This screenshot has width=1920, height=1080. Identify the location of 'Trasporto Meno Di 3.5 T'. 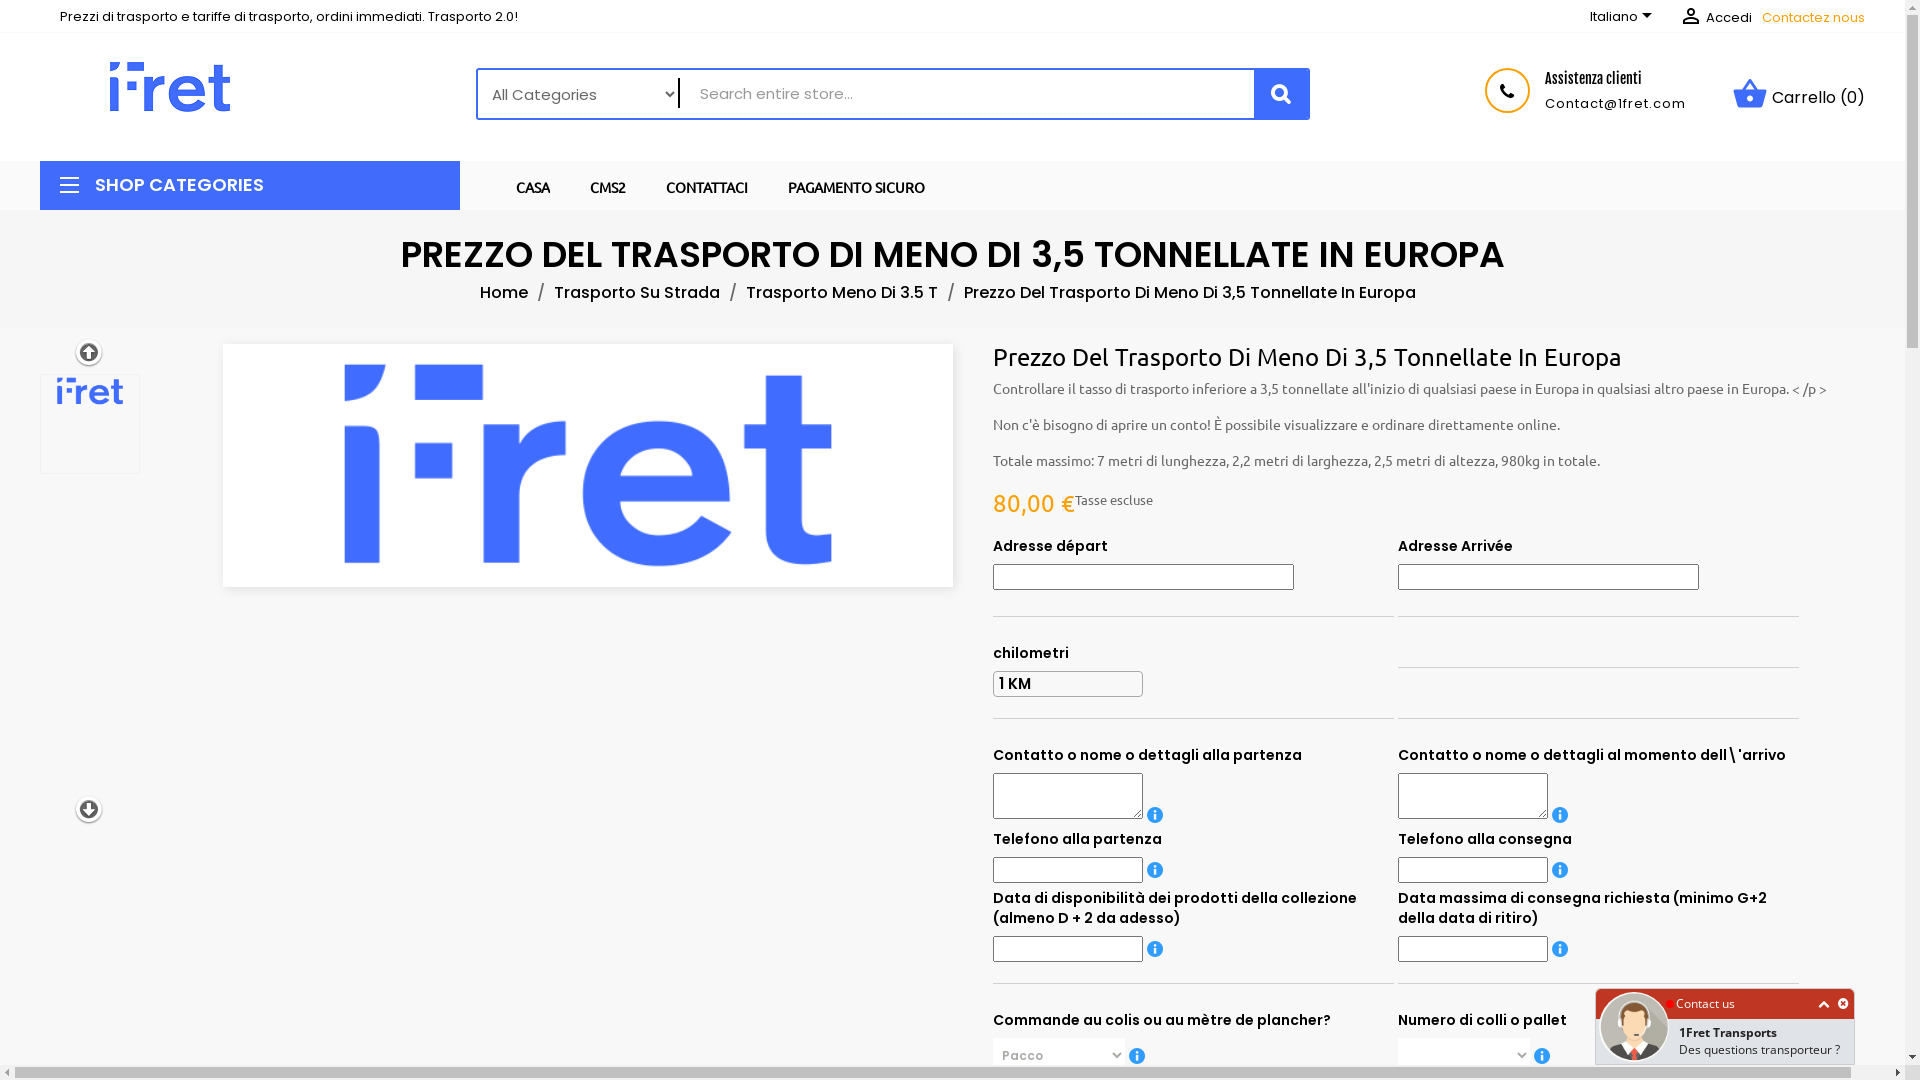
(844, 292).